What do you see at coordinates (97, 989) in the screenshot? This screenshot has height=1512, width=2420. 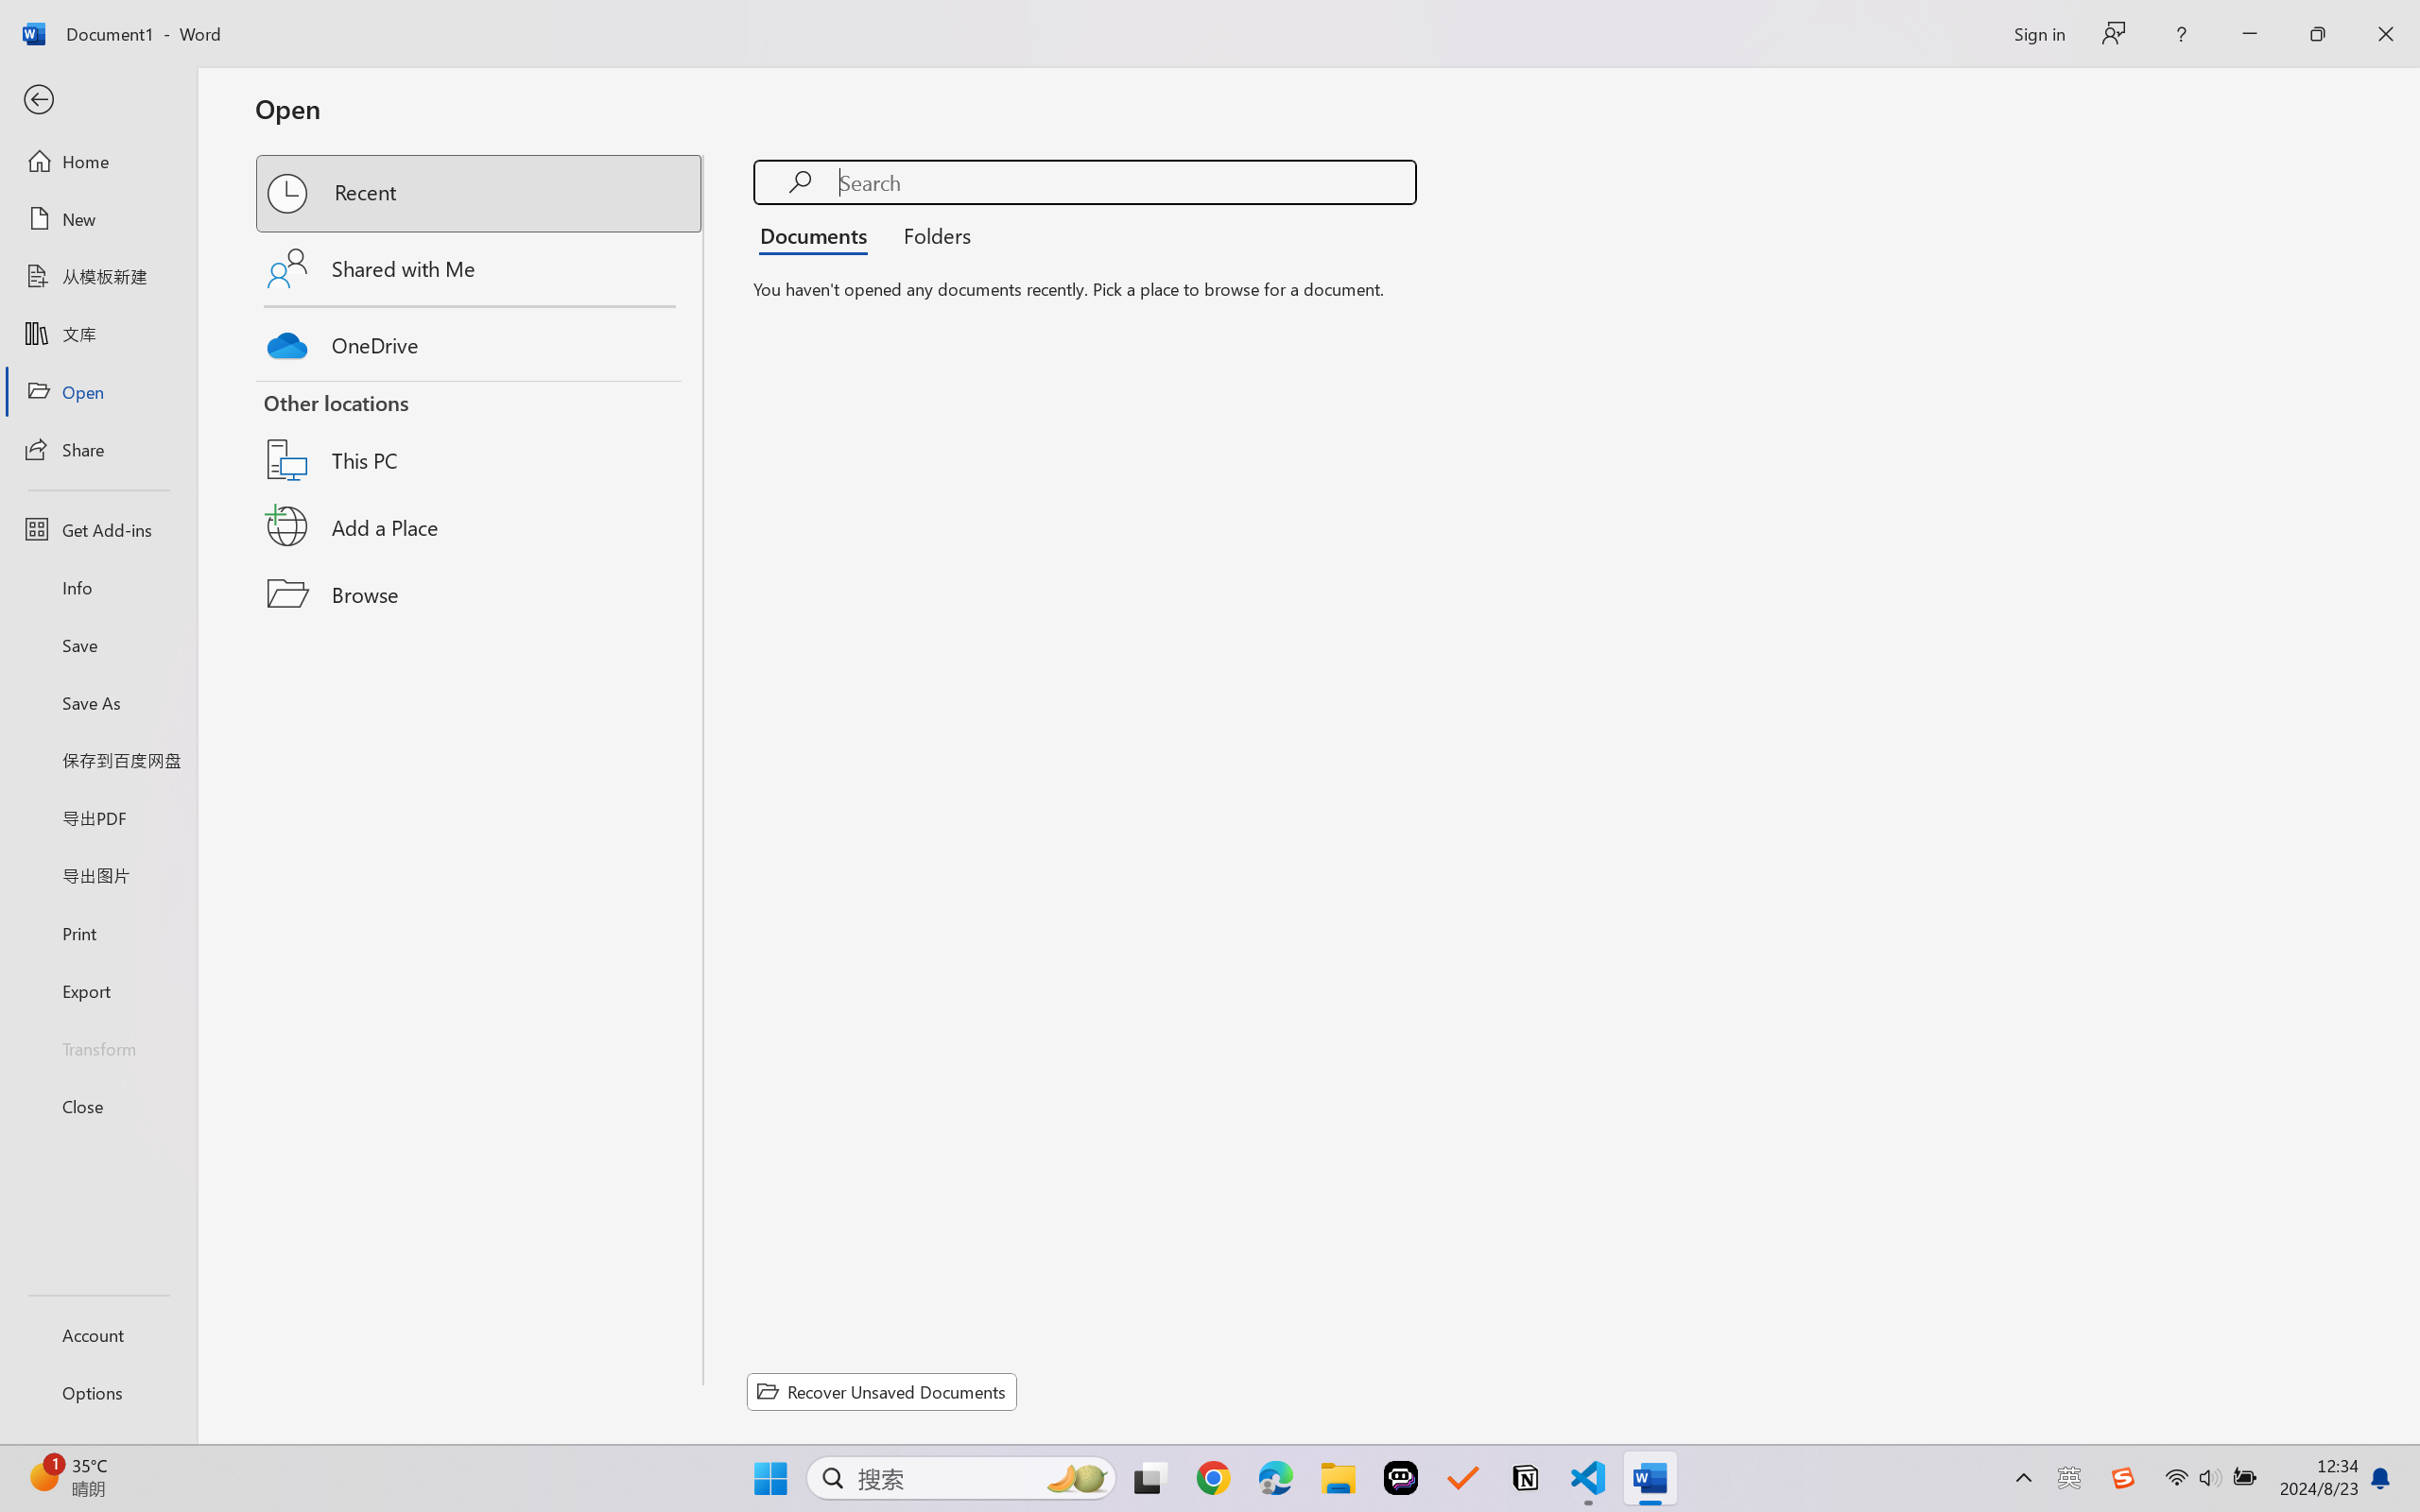 I see `'Export'` at bounding box center [97, 989].